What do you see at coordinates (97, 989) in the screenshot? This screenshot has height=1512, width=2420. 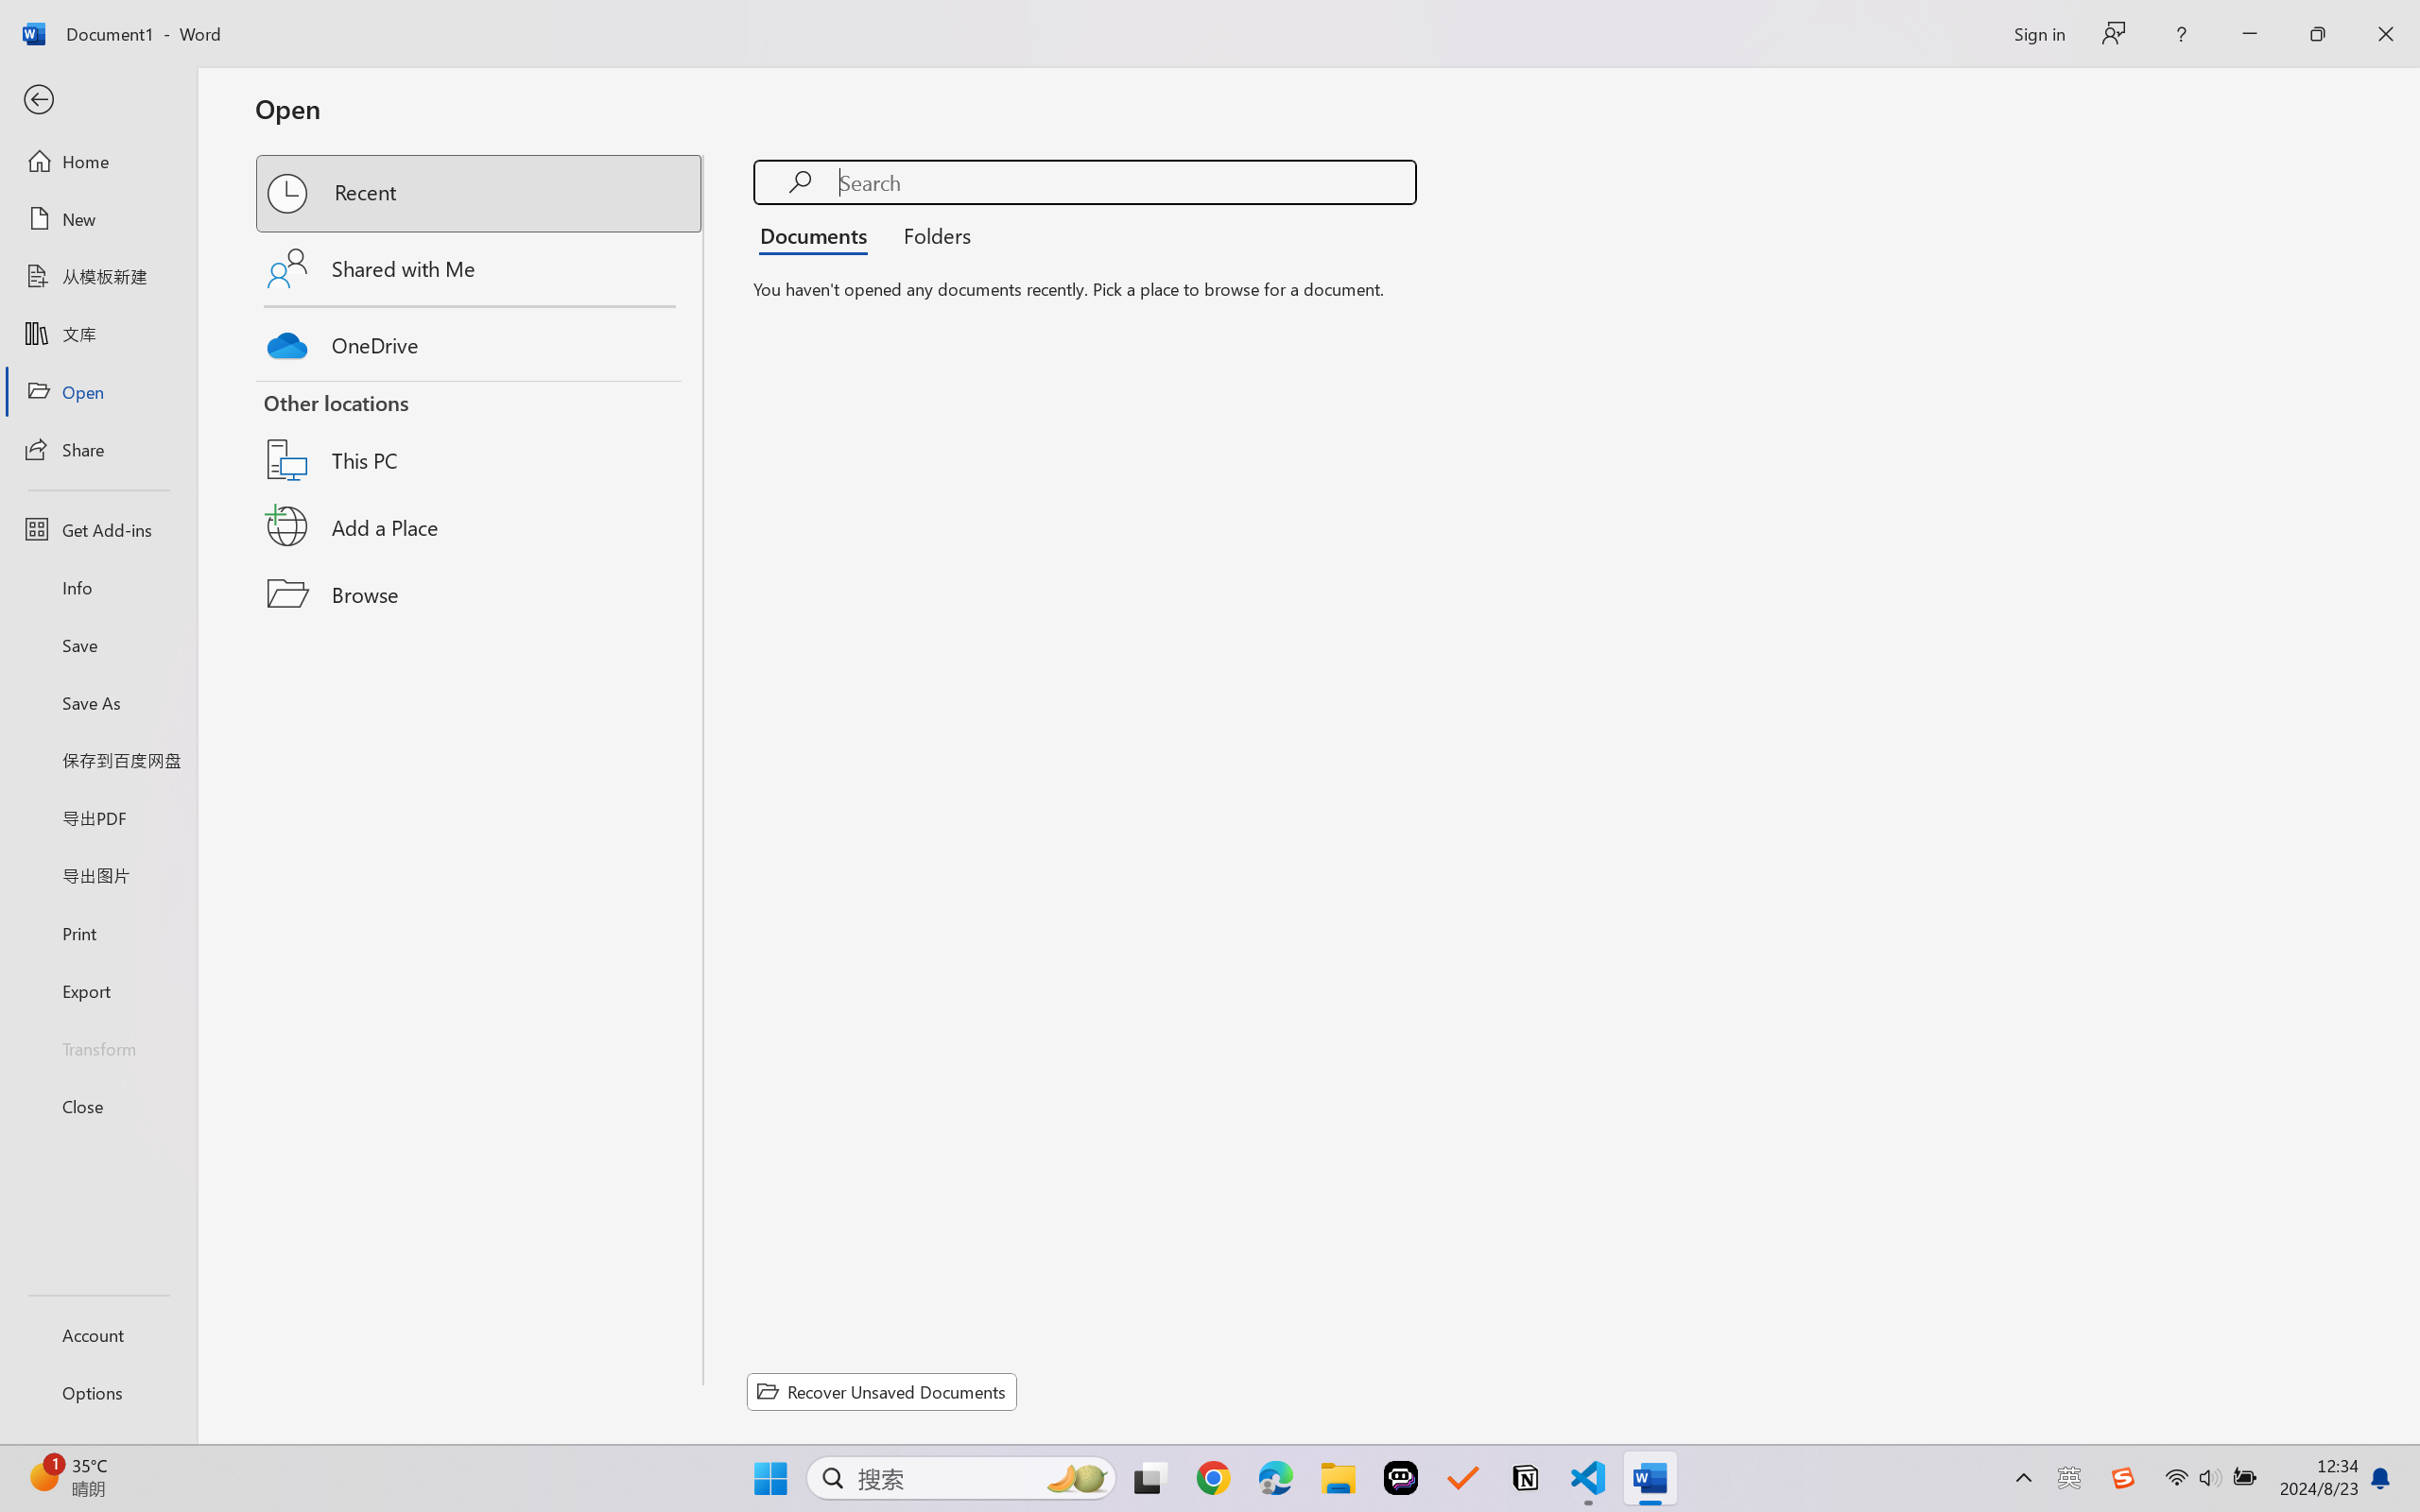 I see `'Export'` at bounding box center [97, 989].